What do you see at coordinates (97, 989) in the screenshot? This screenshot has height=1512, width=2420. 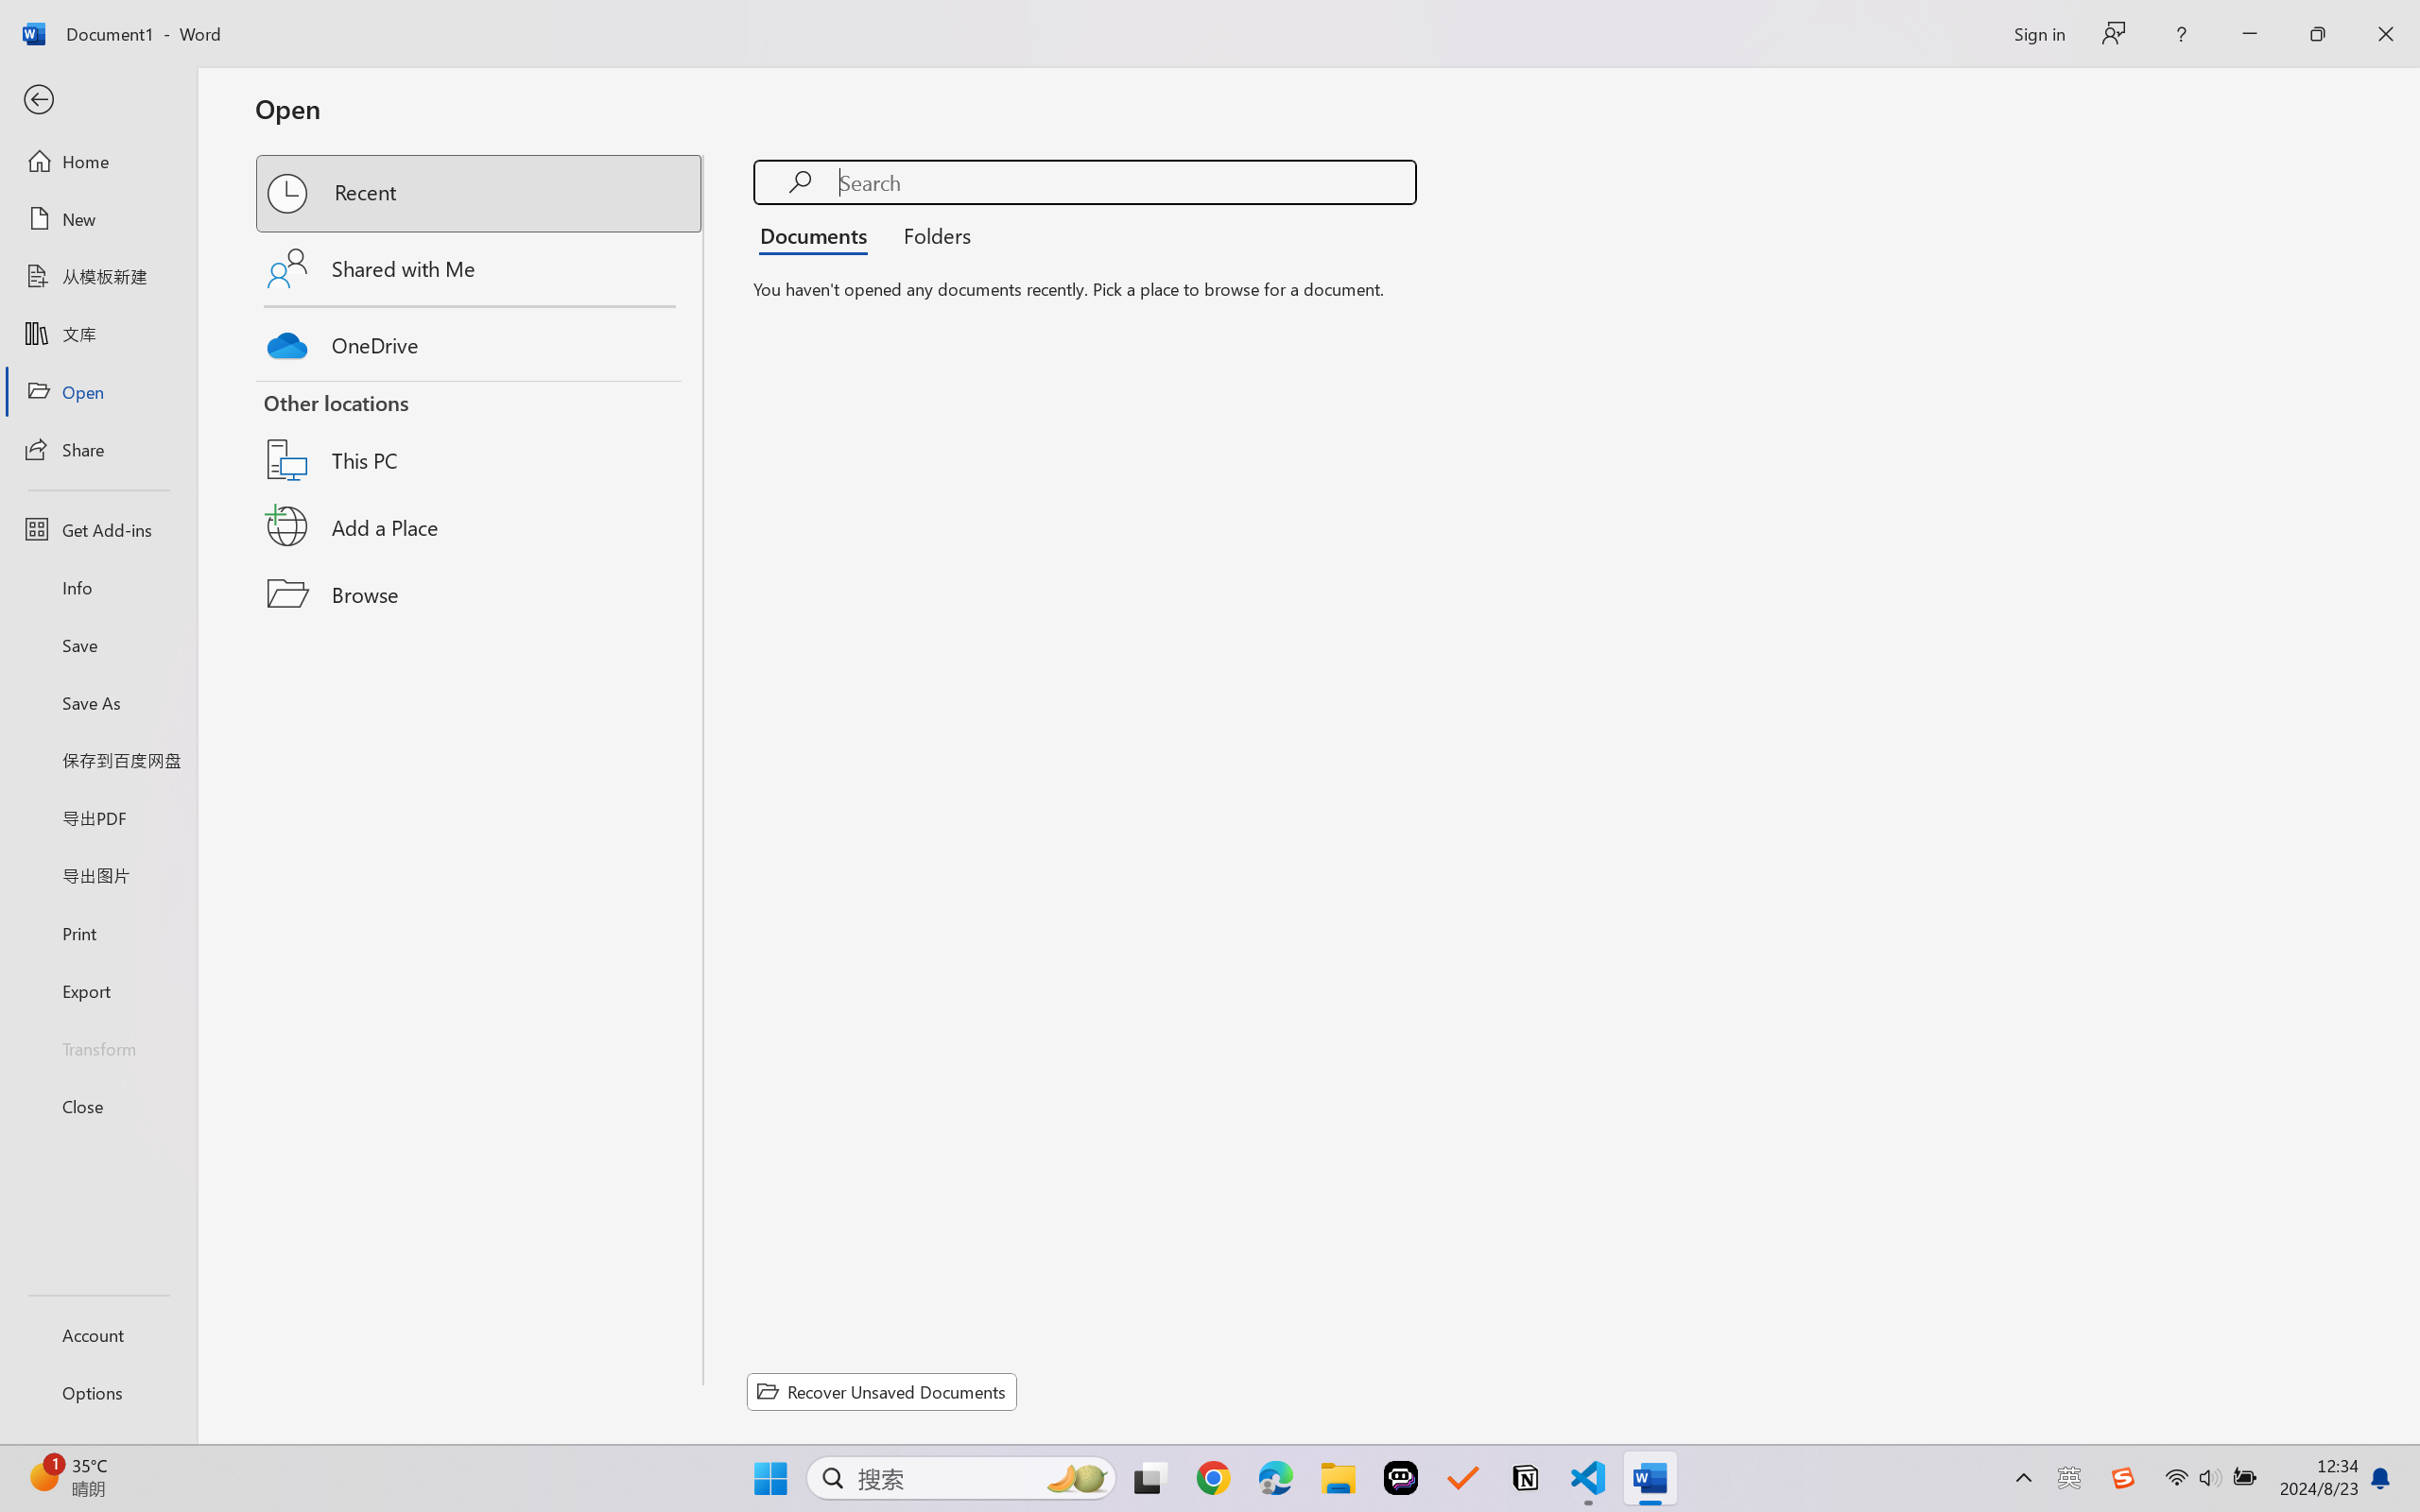 I see `'Export'` at bounding box center [97, 989].